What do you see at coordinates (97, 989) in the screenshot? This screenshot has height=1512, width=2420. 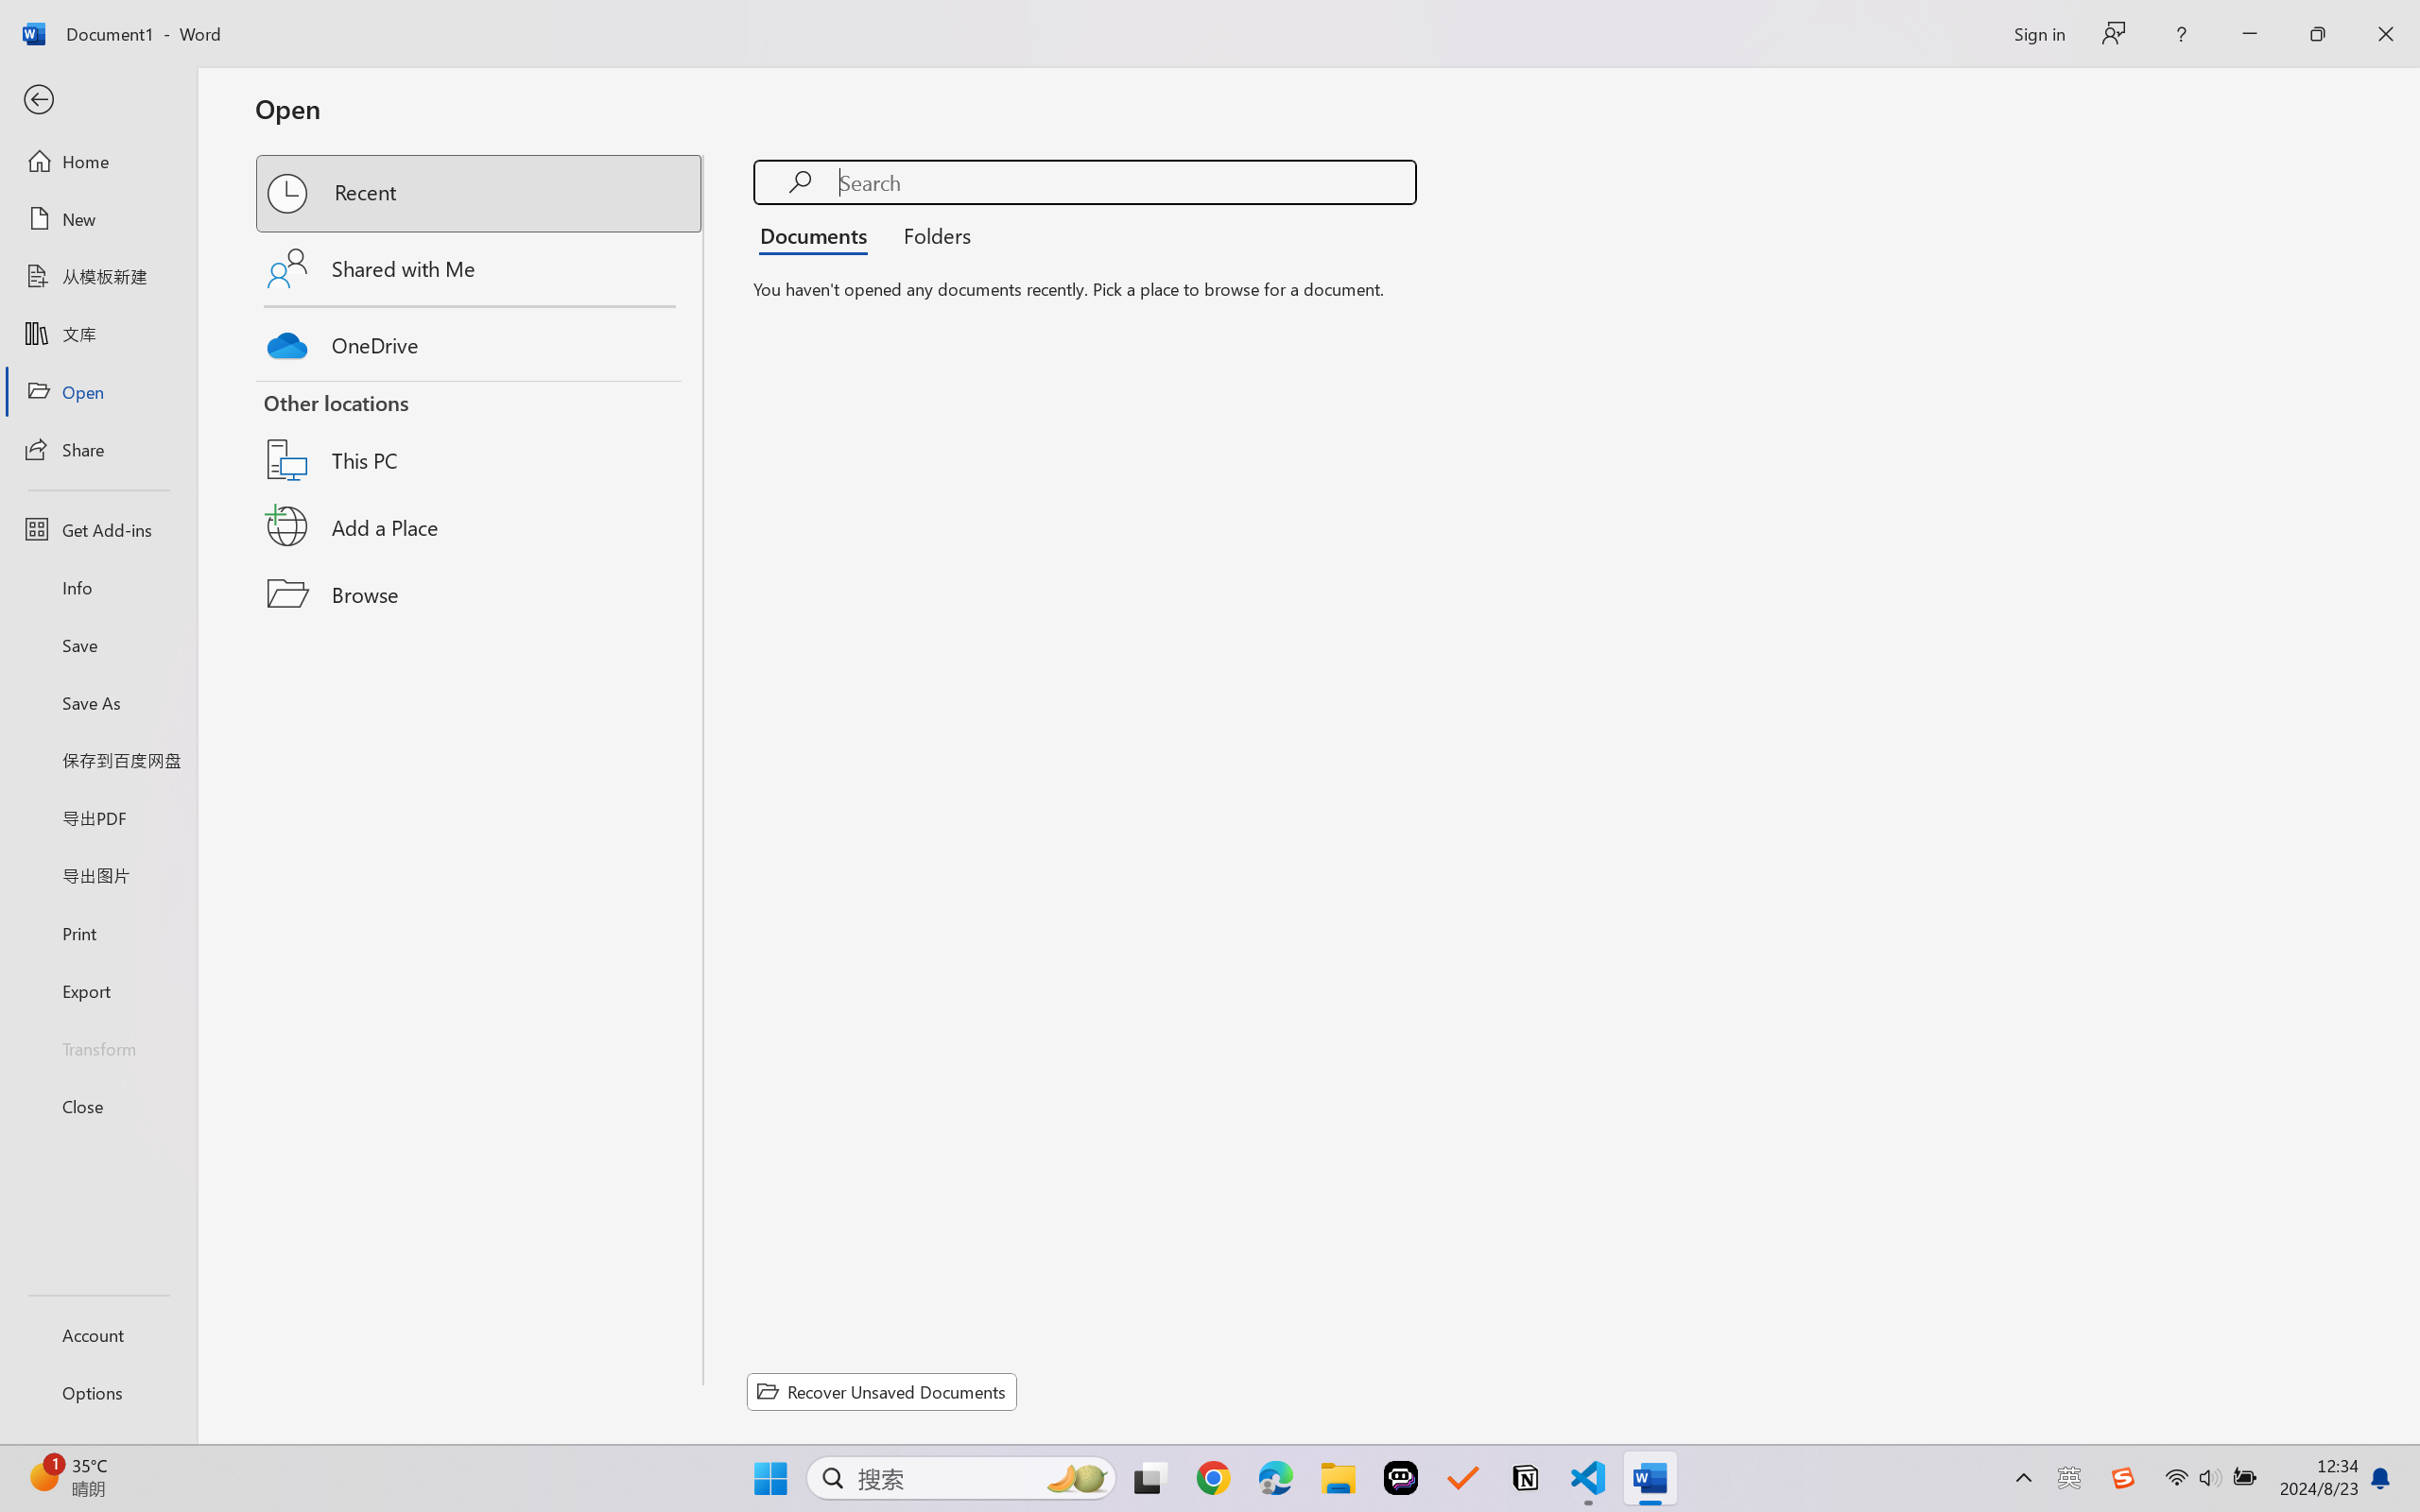 I see `'Export'` at bounding box center [97, 989].